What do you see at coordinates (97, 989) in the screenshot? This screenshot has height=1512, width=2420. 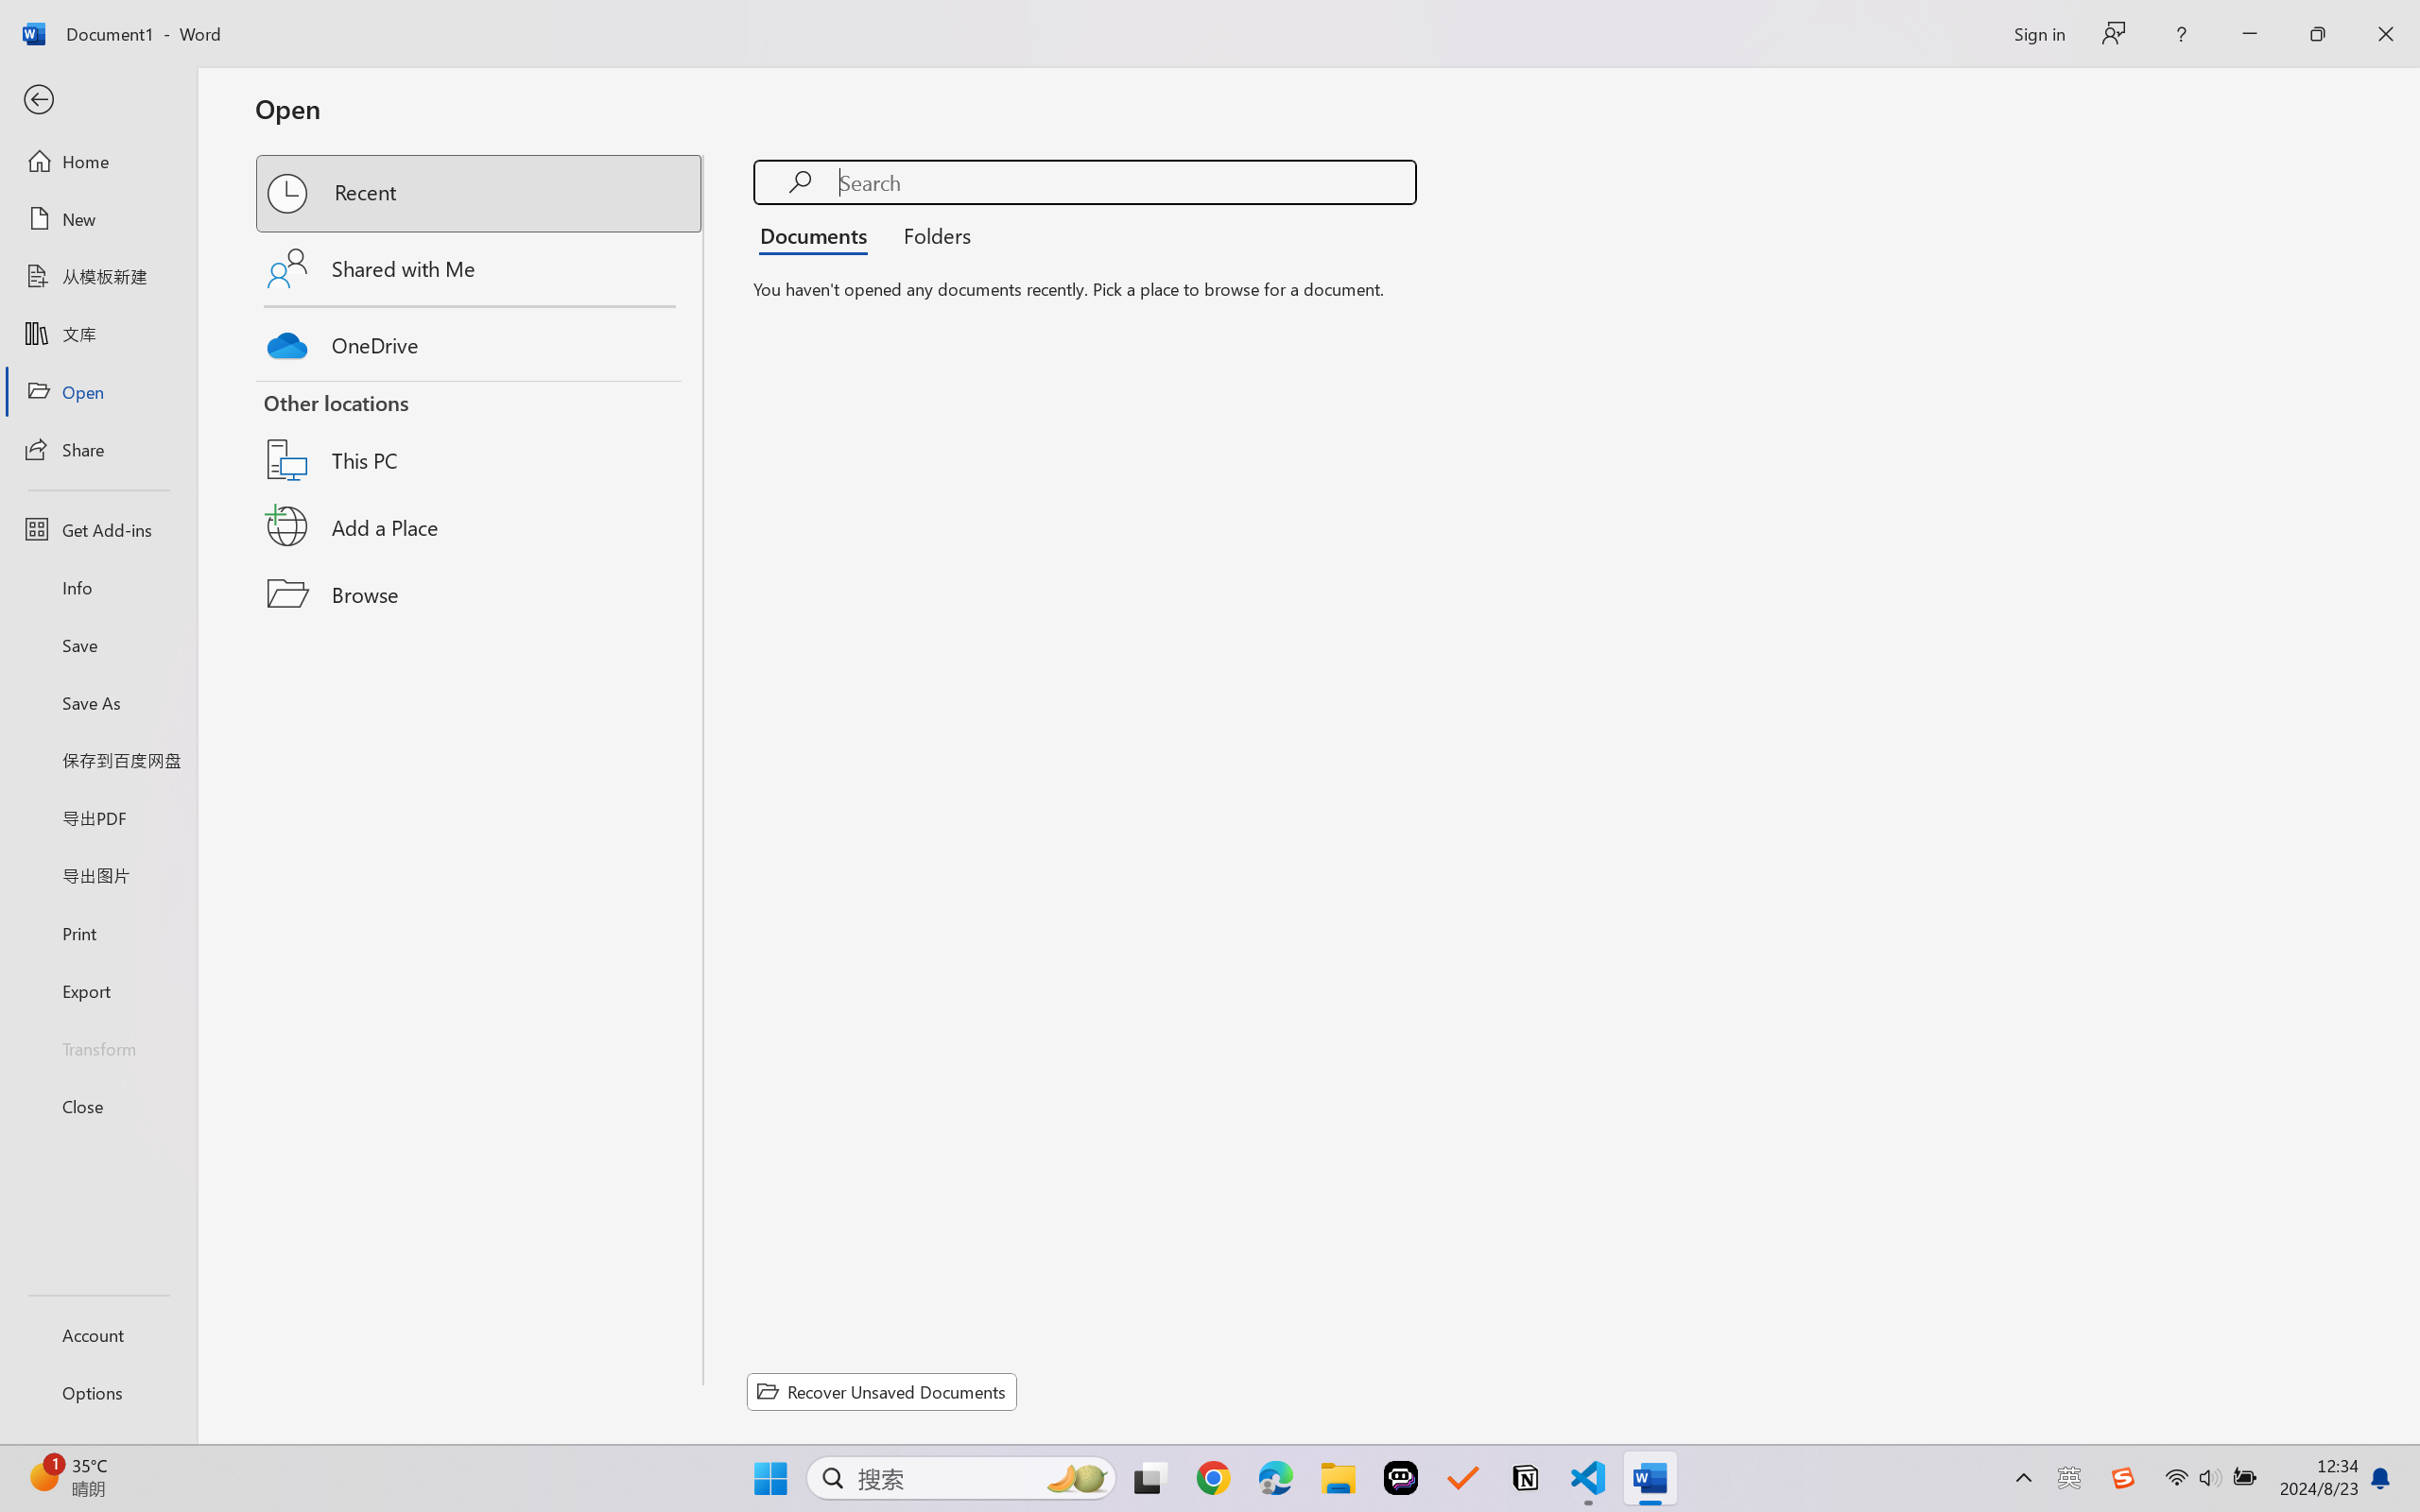 I see `'Export'` at bounding box center [97, 989].